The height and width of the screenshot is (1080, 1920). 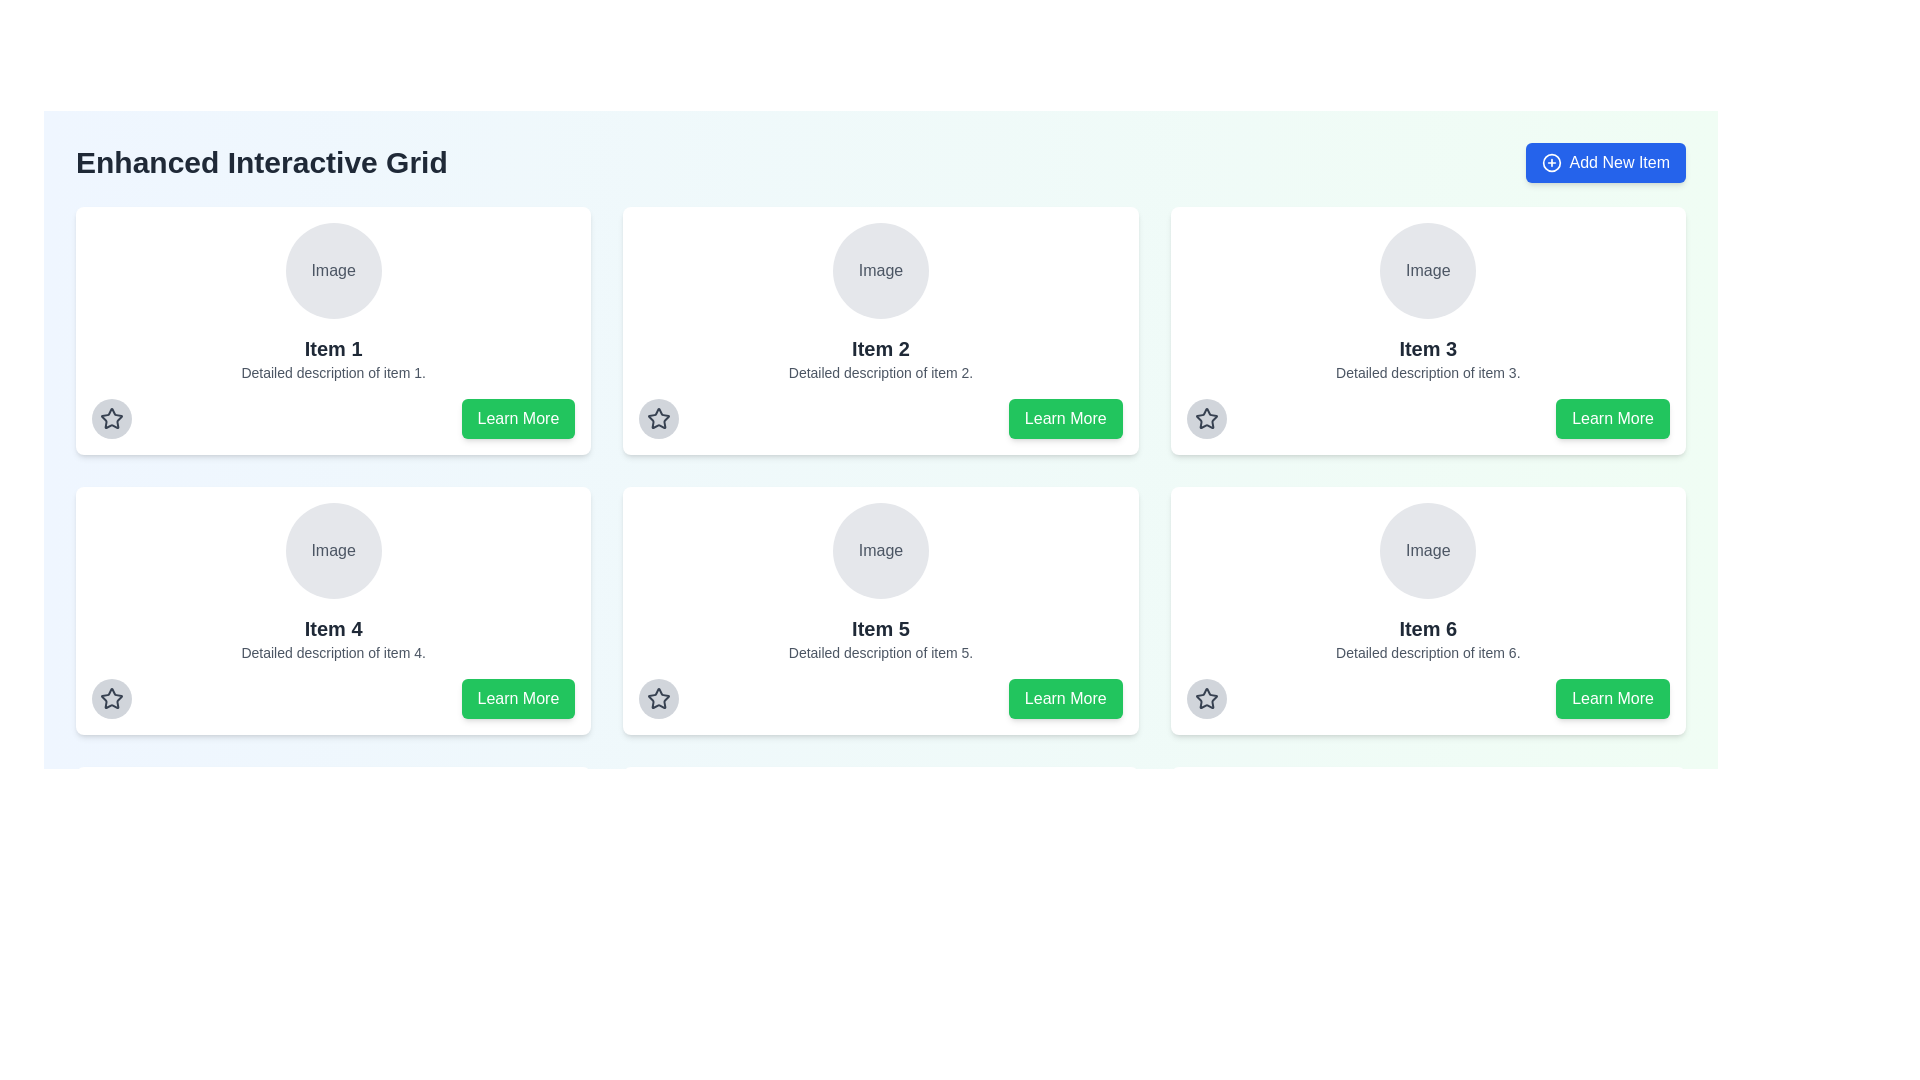 What do you see at coordinates (110, 978) in the screenshot?
I see `the interactive button located in the bottom-left corner of the fourth card displaying 'Item 4'` at bounding box center [110, 978].